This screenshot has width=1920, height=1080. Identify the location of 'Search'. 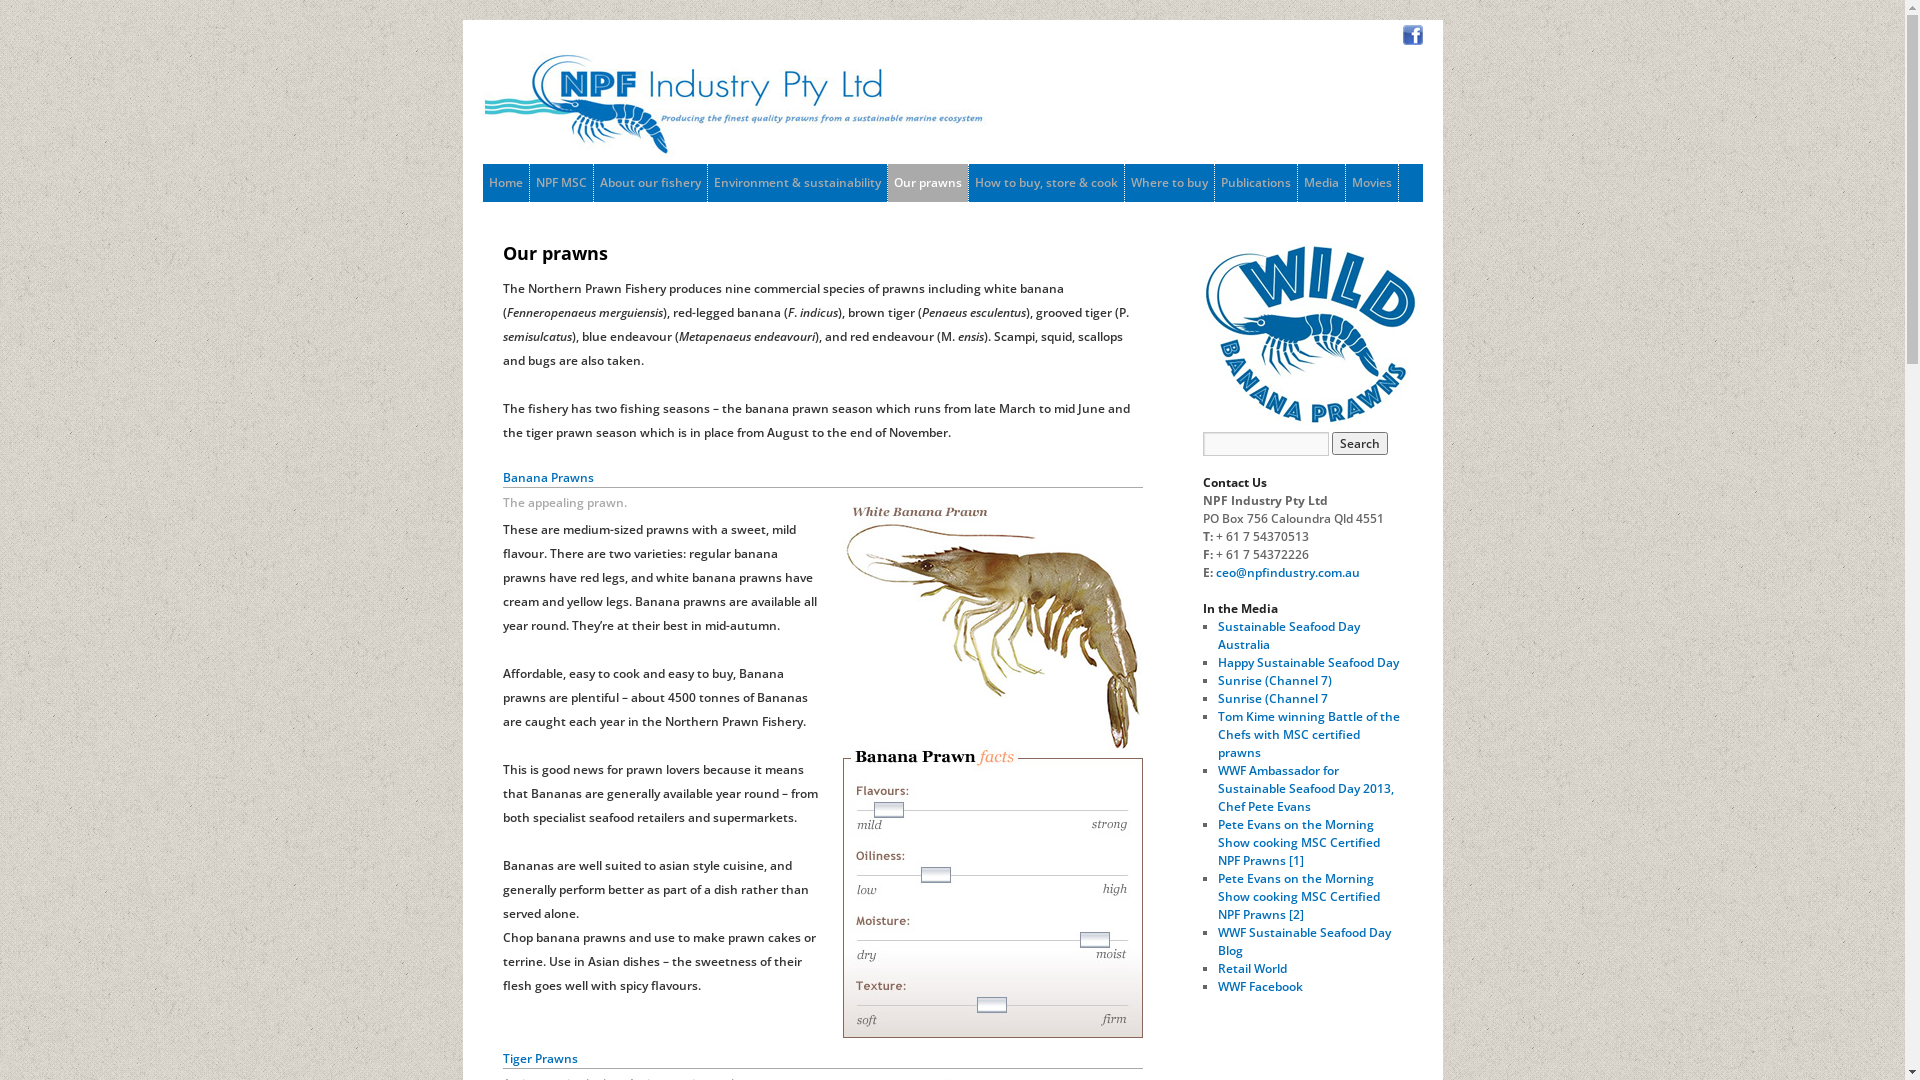
(1359, 442).